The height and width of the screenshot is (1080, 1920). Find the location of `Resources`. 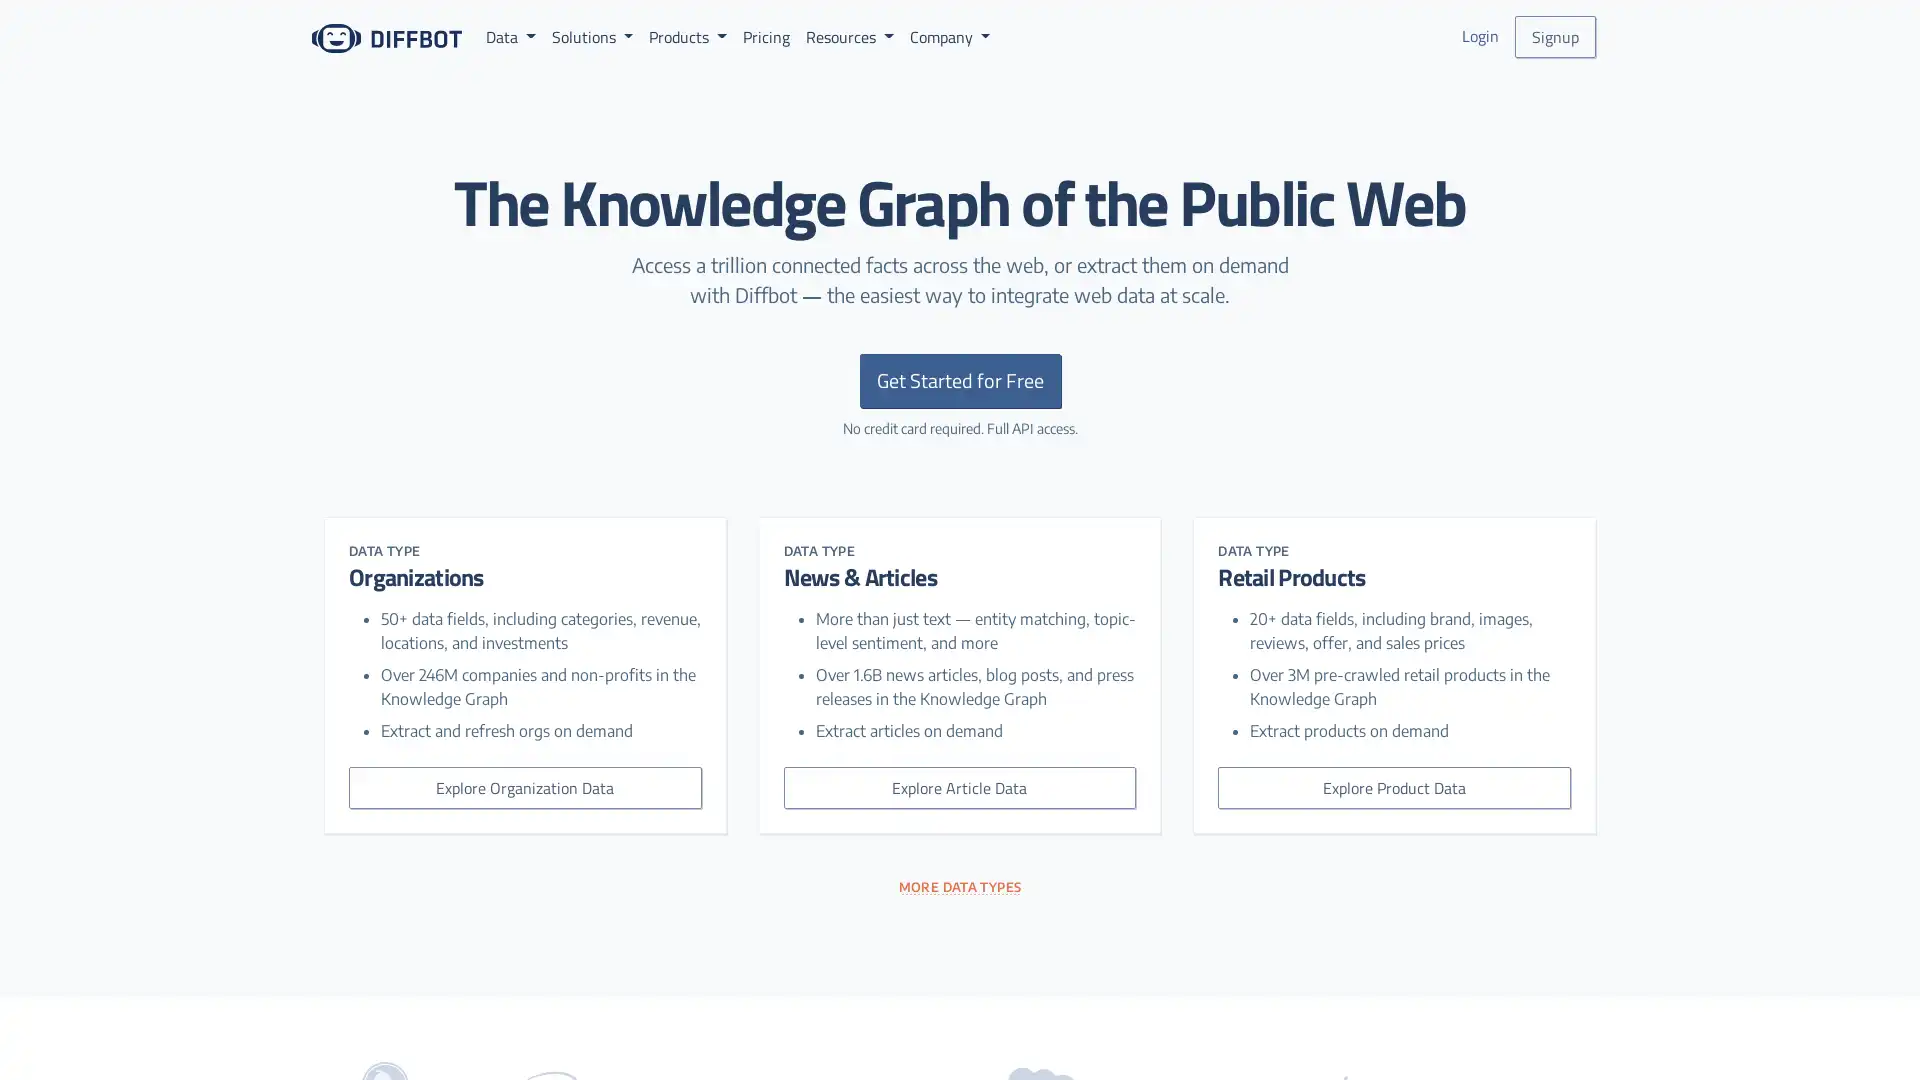

Resources is located at coordinates (849, 37).